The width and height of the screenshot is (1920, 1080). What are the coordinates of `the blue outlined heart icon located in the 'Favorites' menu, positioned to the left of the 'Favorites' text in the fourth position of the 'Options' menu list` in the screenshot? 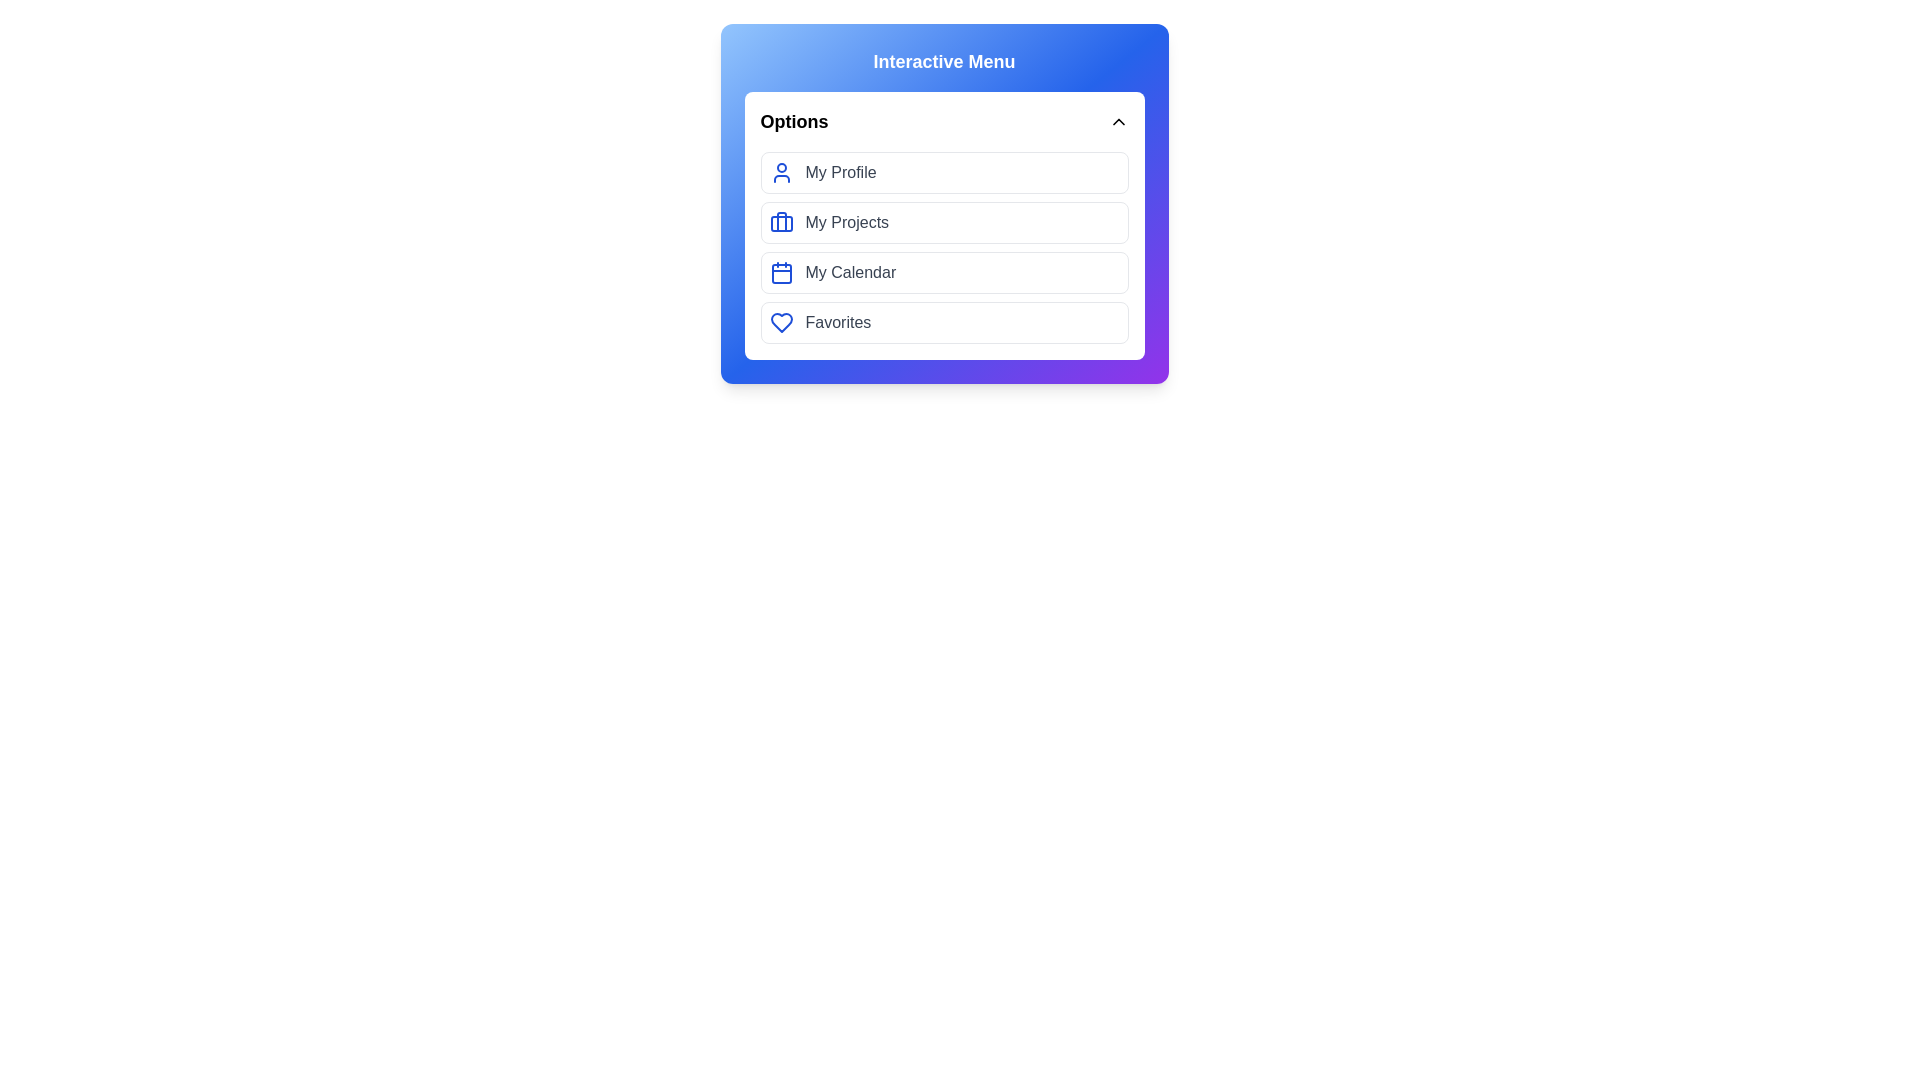 It's located at (780, 322).